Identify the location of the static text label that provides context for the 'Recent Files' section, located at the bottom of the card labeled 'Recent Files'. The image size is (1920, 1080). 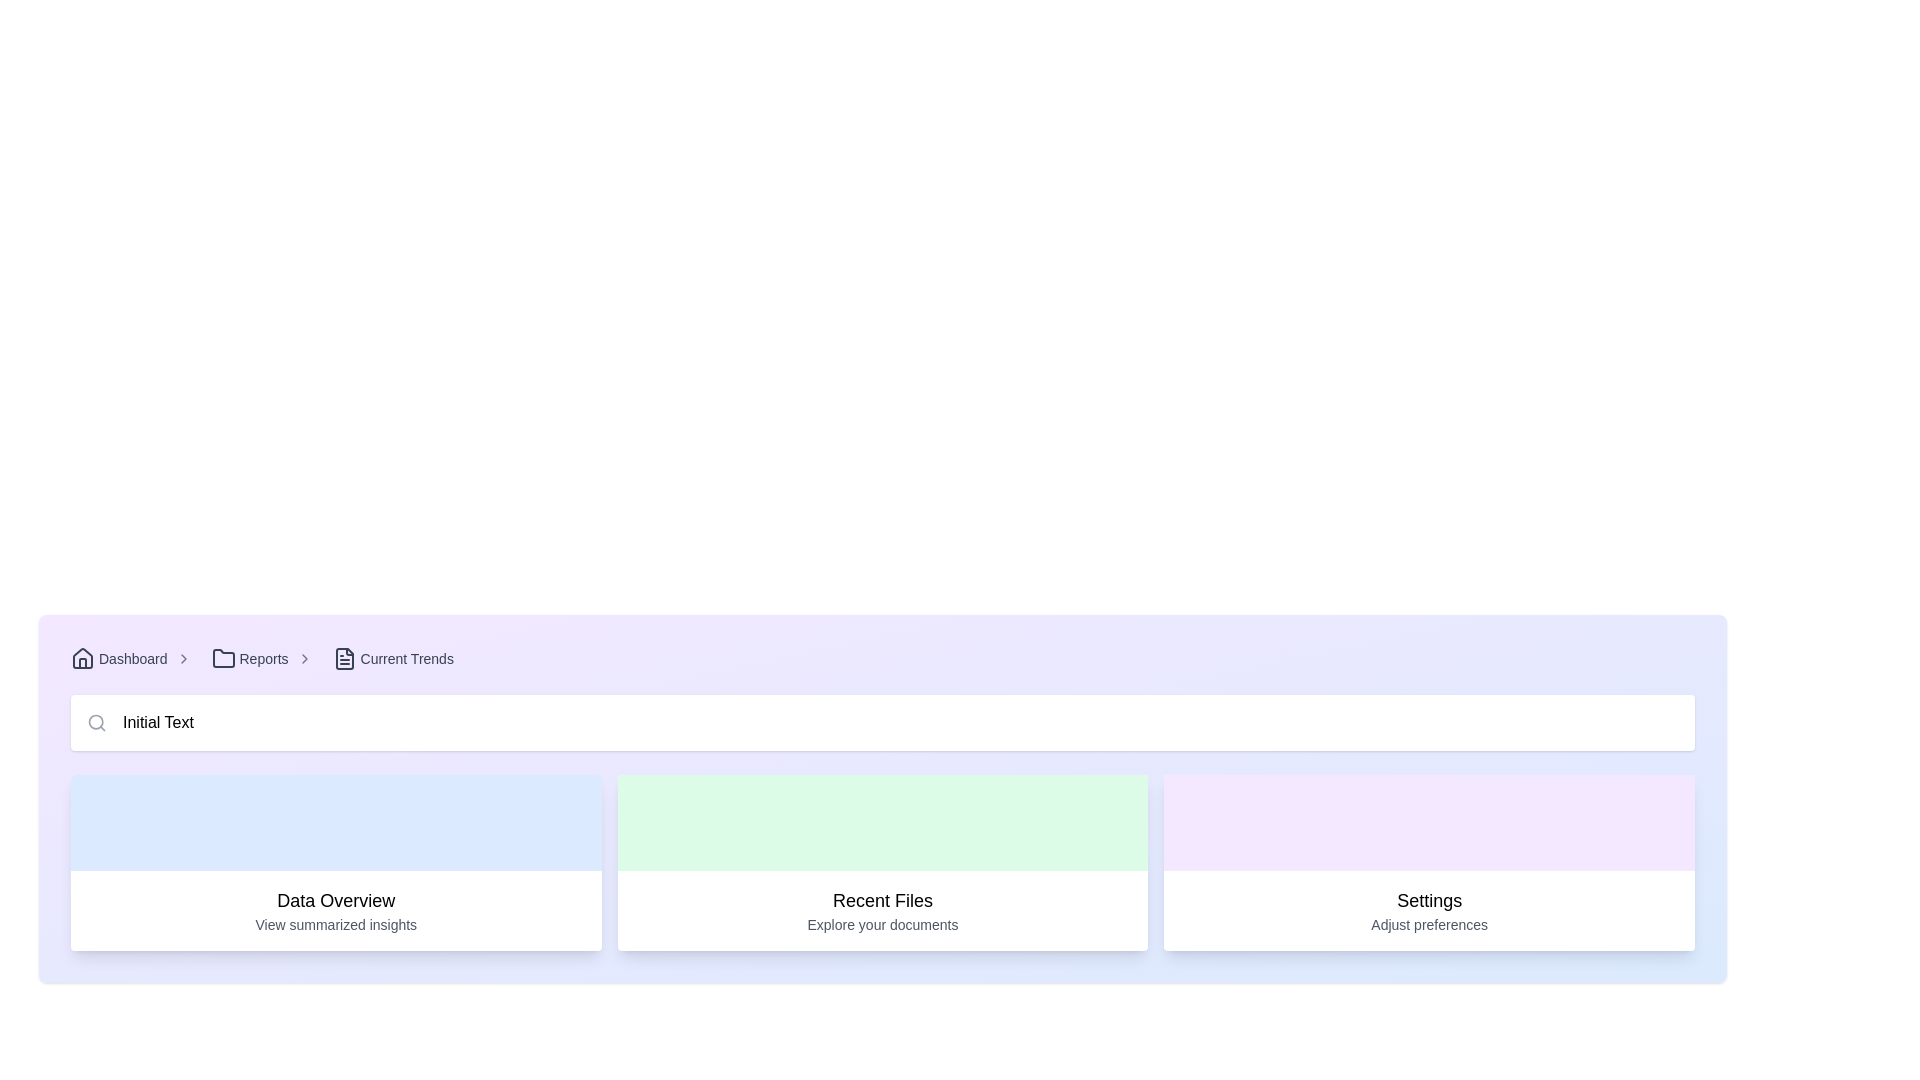
(882, 925).